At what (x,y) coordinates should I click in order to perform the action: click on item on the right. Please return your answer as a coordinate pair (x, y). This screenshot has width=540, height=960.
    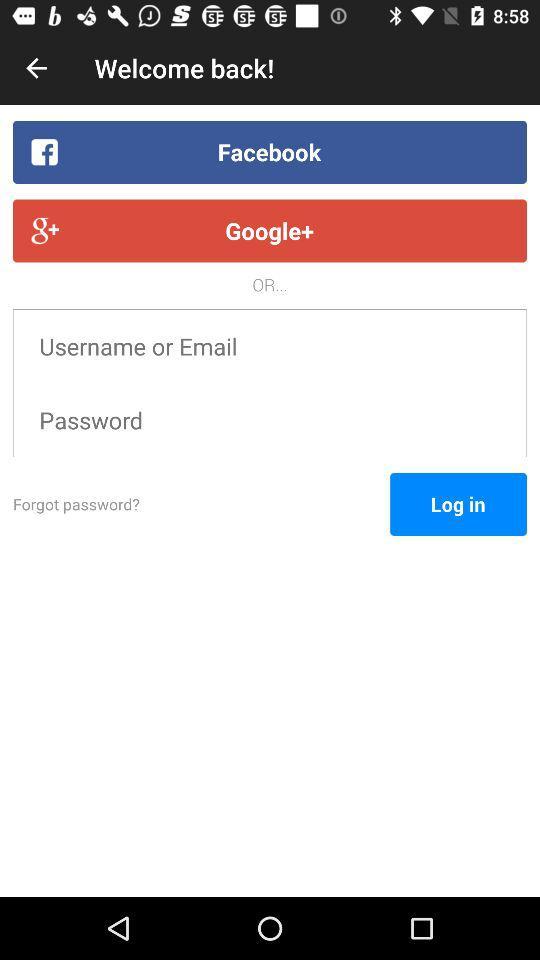
    Looking at the image, I should click on (458, 503).